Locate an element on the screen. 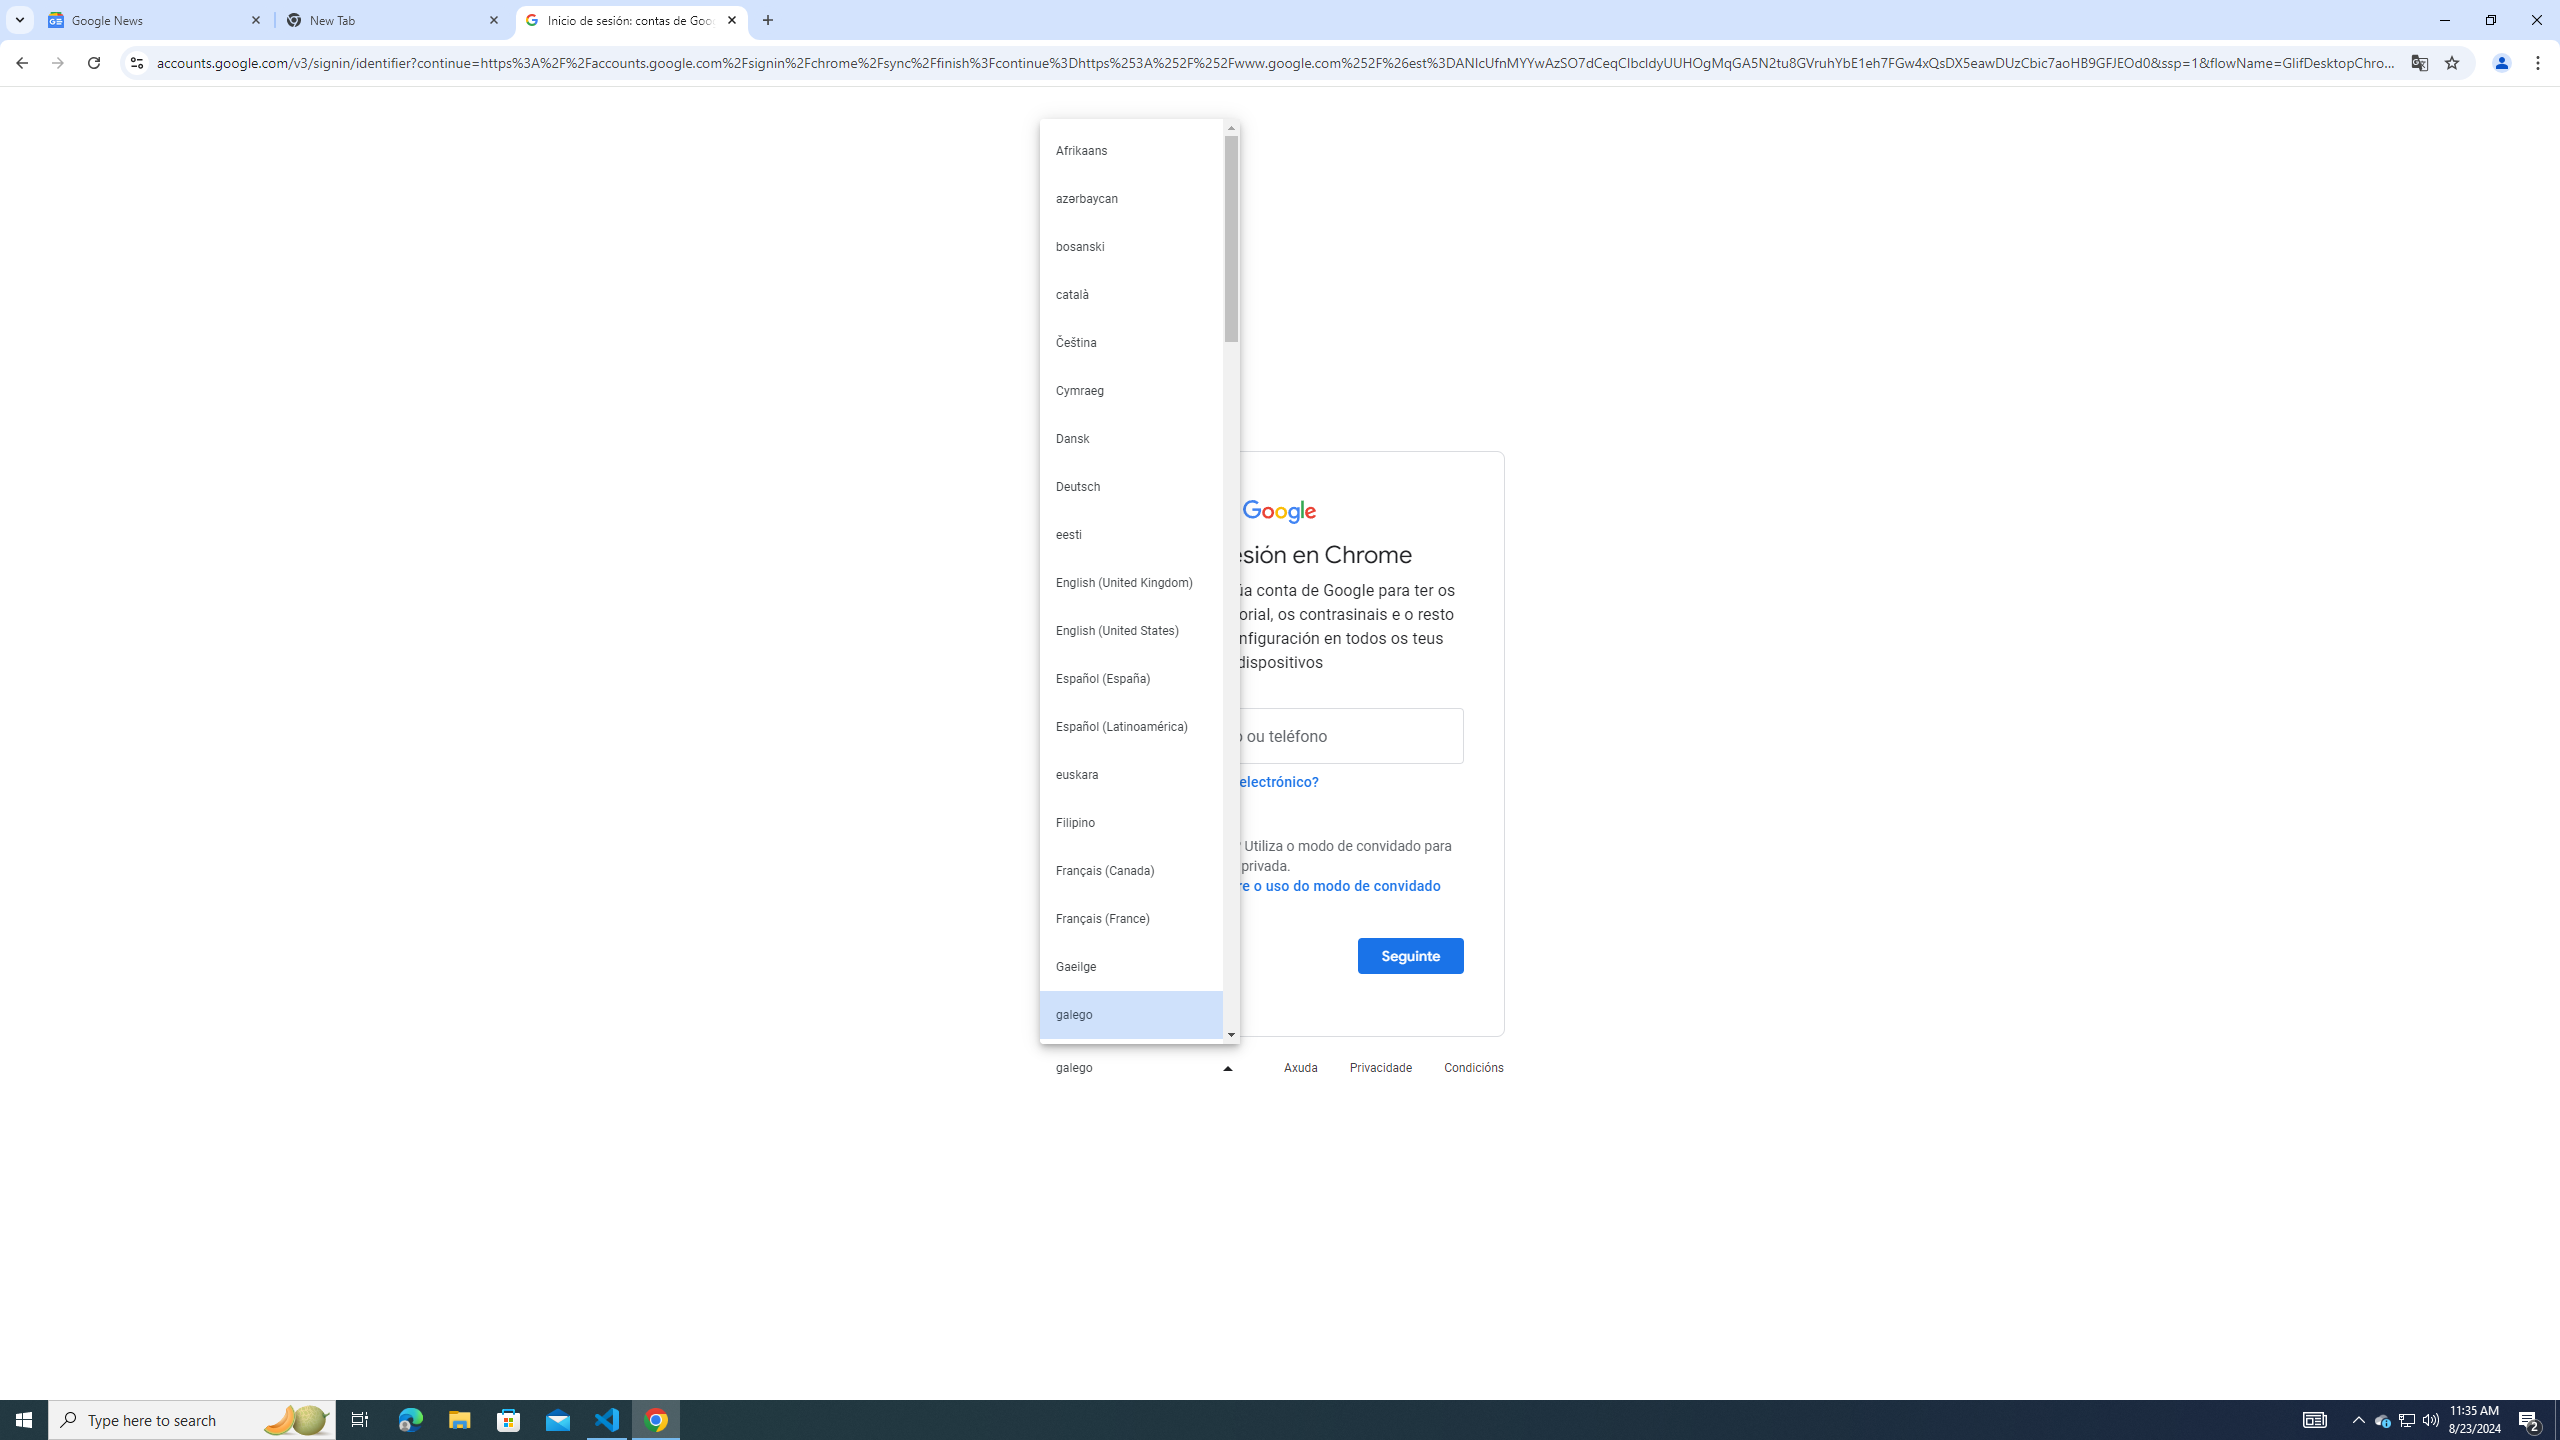 Image resolution: width=2560 pixels, height=1440 pixels. 'View site information' is located at coordinates (135, 61).